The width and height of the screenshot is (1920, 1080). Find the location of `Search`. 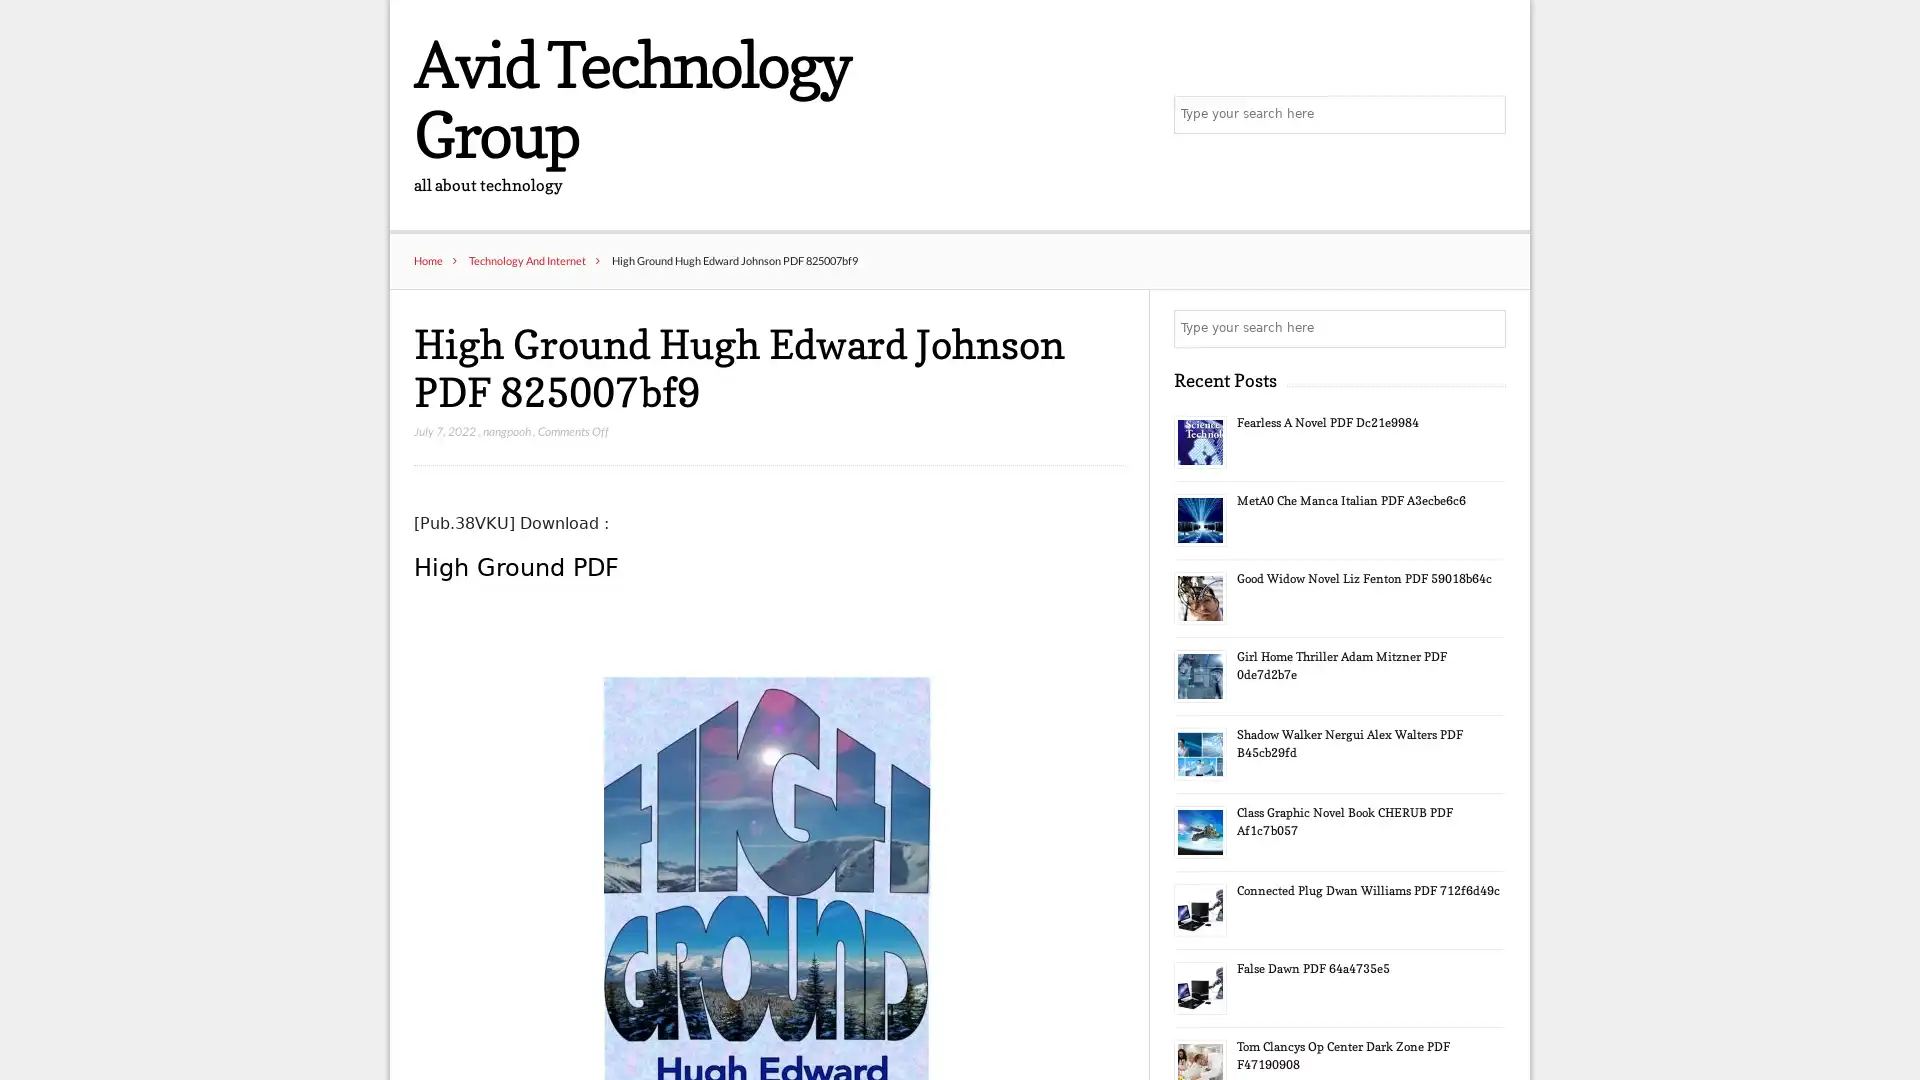

Search is located at coordinates (1485, 329).